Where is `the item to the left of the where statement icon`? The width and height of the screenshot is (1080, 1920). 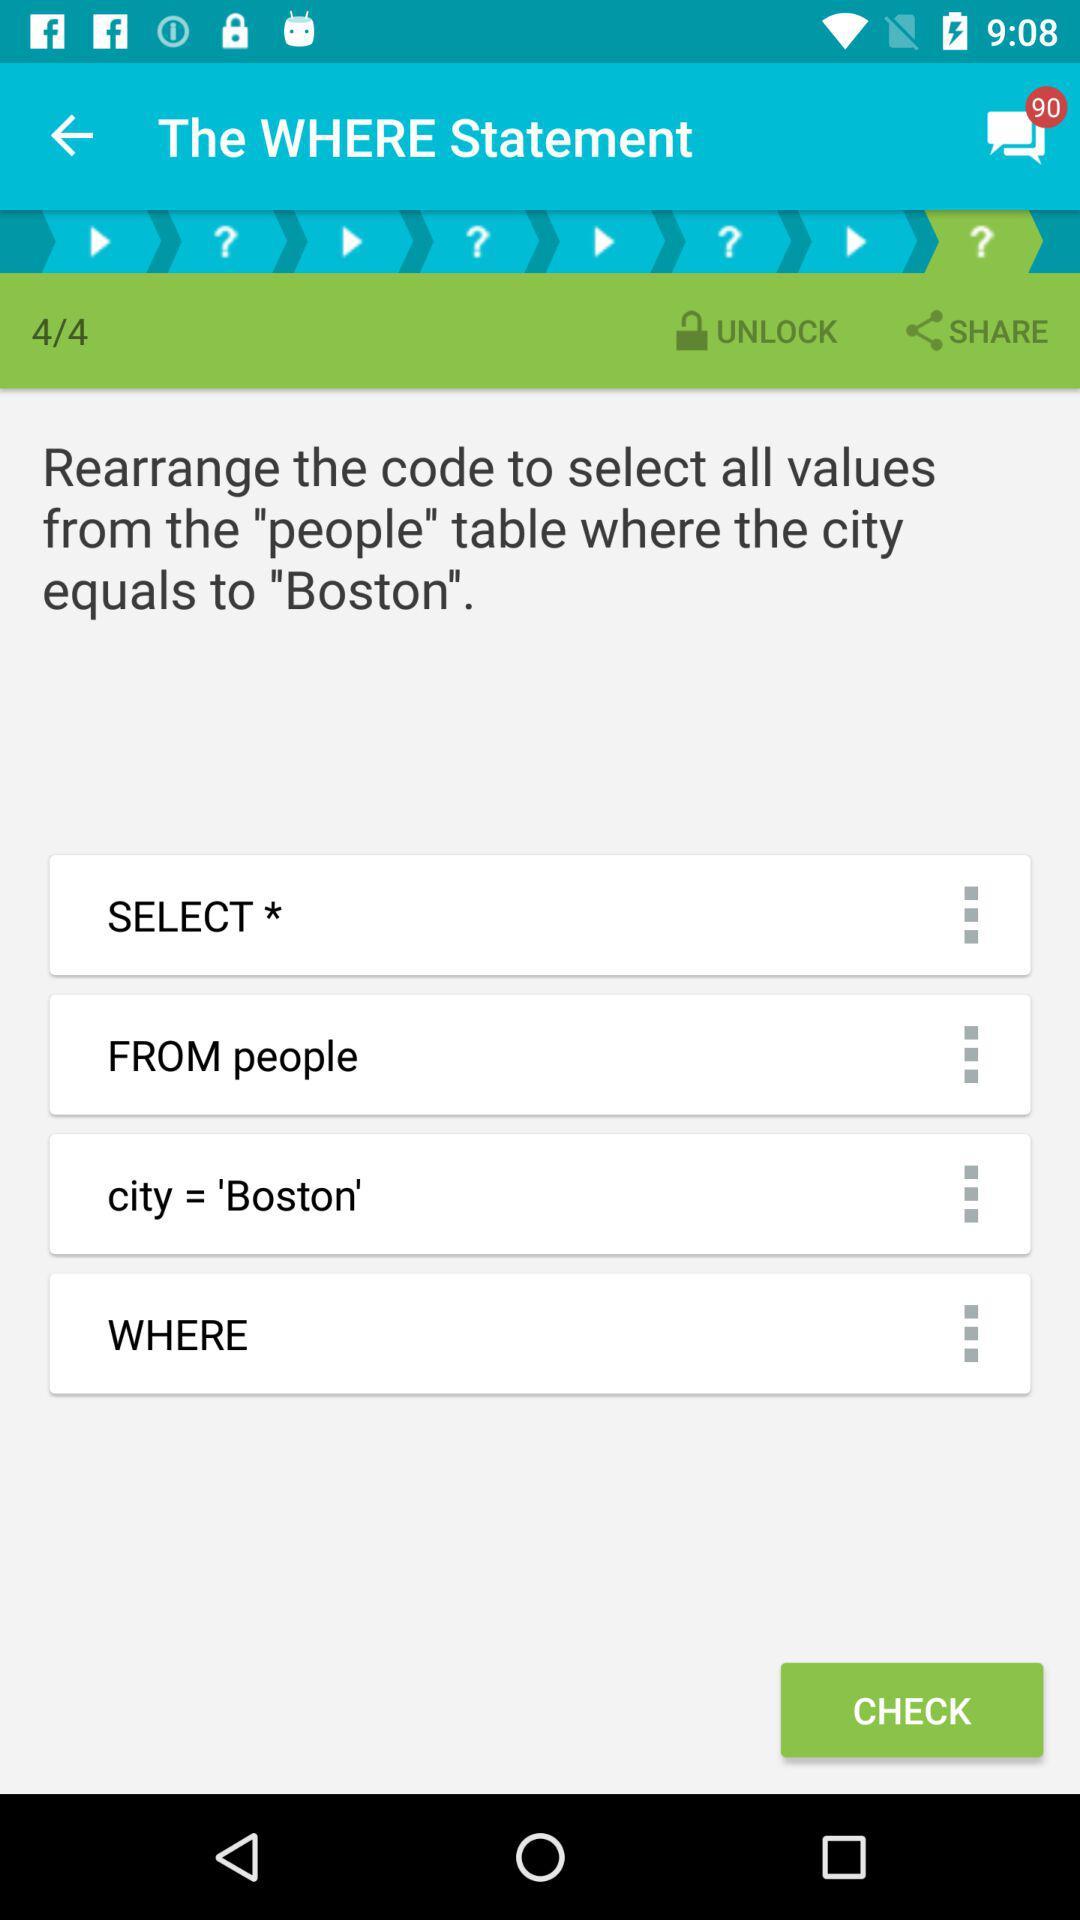
the item to the left of the where statement icon is located at coordinates (72, 135).